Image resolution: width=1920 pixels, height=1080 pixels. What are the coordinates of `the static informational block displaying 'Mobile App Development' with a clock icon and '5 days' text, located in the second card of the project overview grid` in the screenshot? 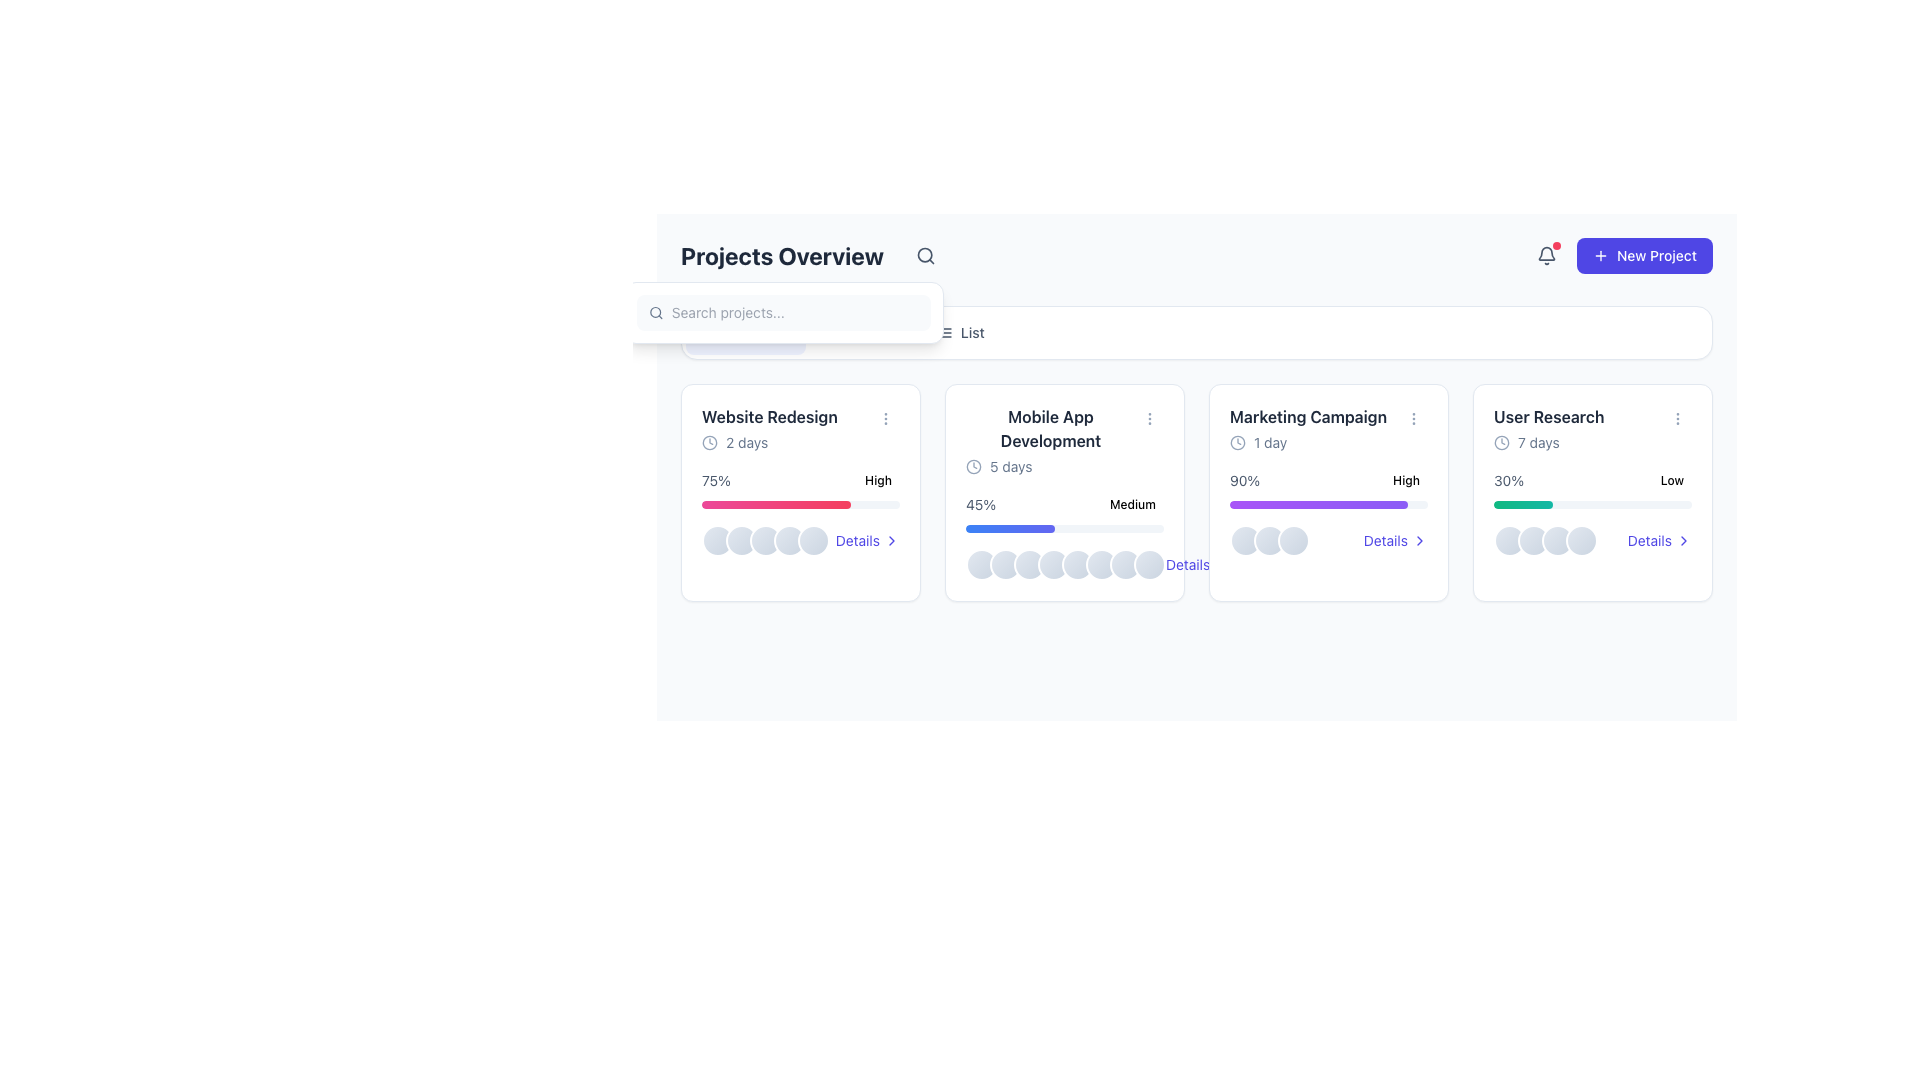 It's located at (1064, 439).